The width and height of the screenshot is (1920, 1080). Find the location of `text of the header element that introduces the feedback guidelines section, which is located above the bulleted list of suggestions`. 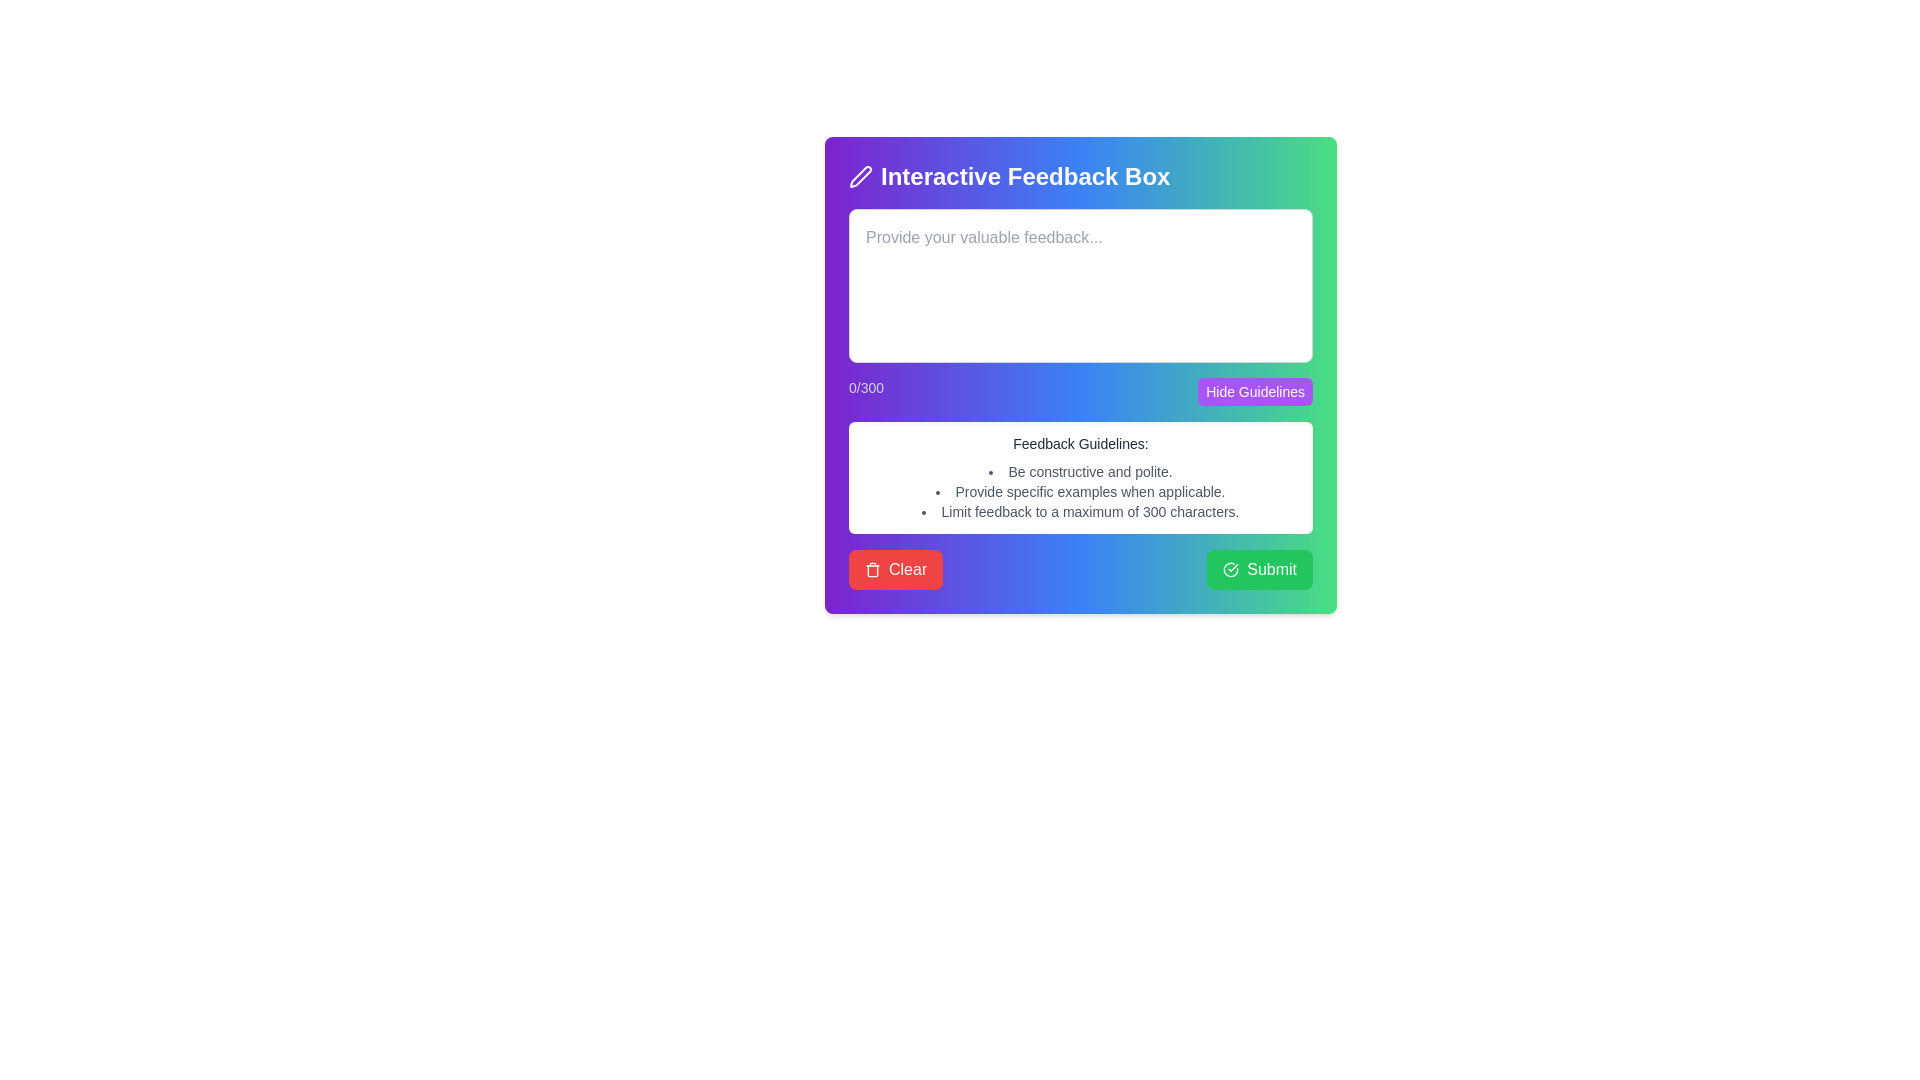

text of the header element that introduces the feedback guidelines section, which is located above the bulleted list of suggestions is located at coordinates (1079, 442).